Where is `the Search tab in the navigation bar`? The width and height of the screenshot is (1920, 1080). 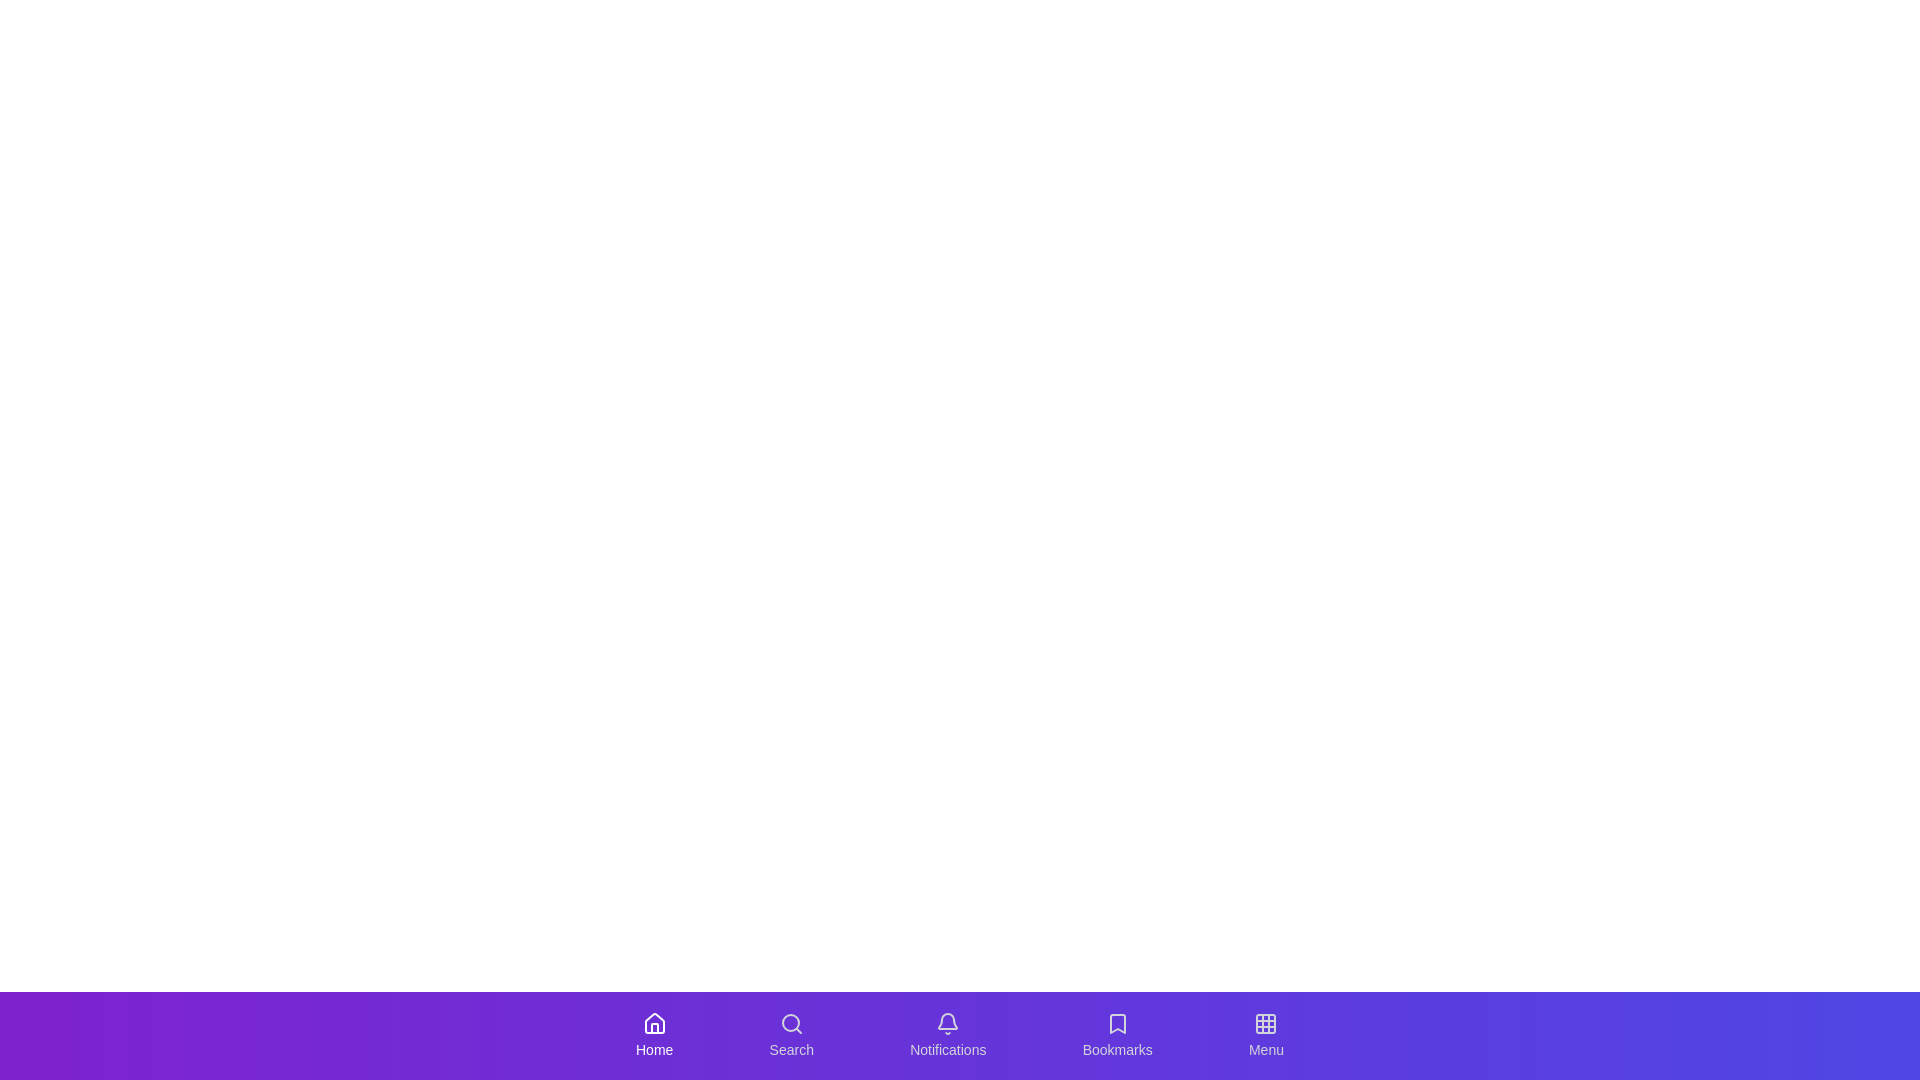 the Search tab in the navigation bar is located at coordinates (790, 1035).